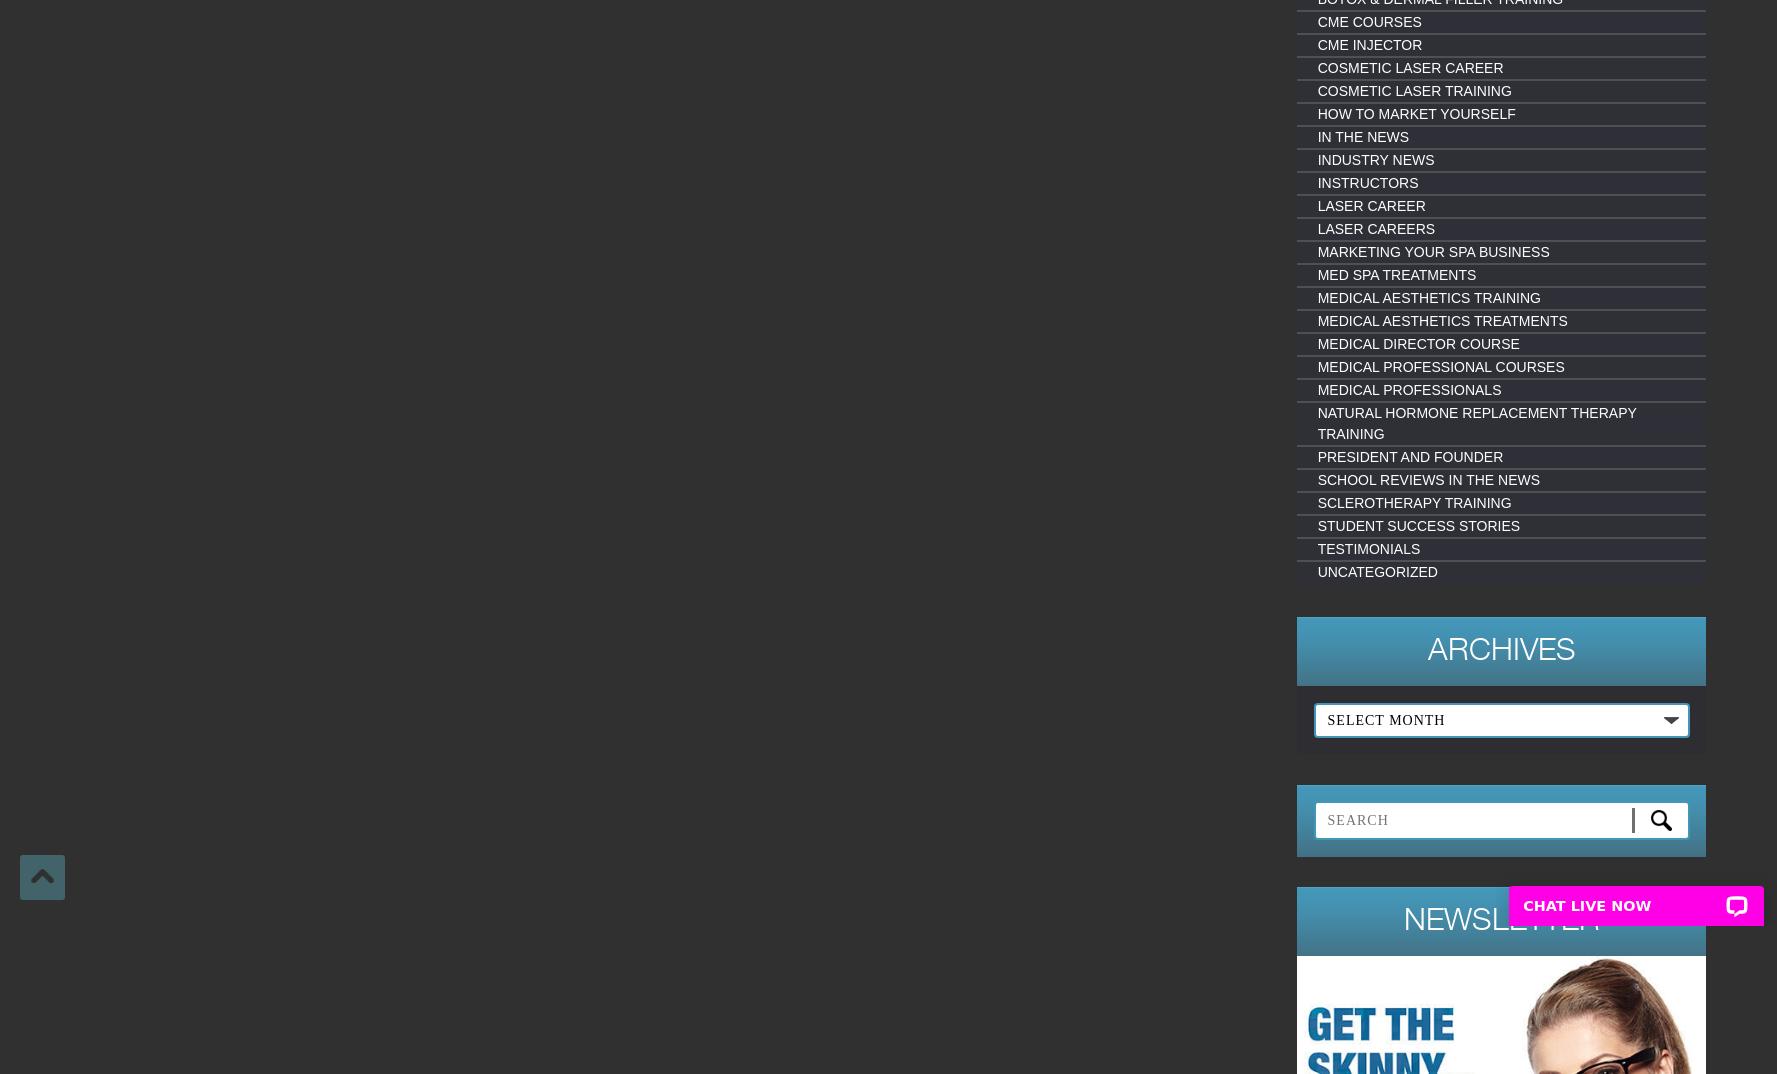 The height and width of the screenshot is (1074, 1777). Describe the element at coordinates (1501, 920) in the screenshot. I see `'Newsletter'` at that location.